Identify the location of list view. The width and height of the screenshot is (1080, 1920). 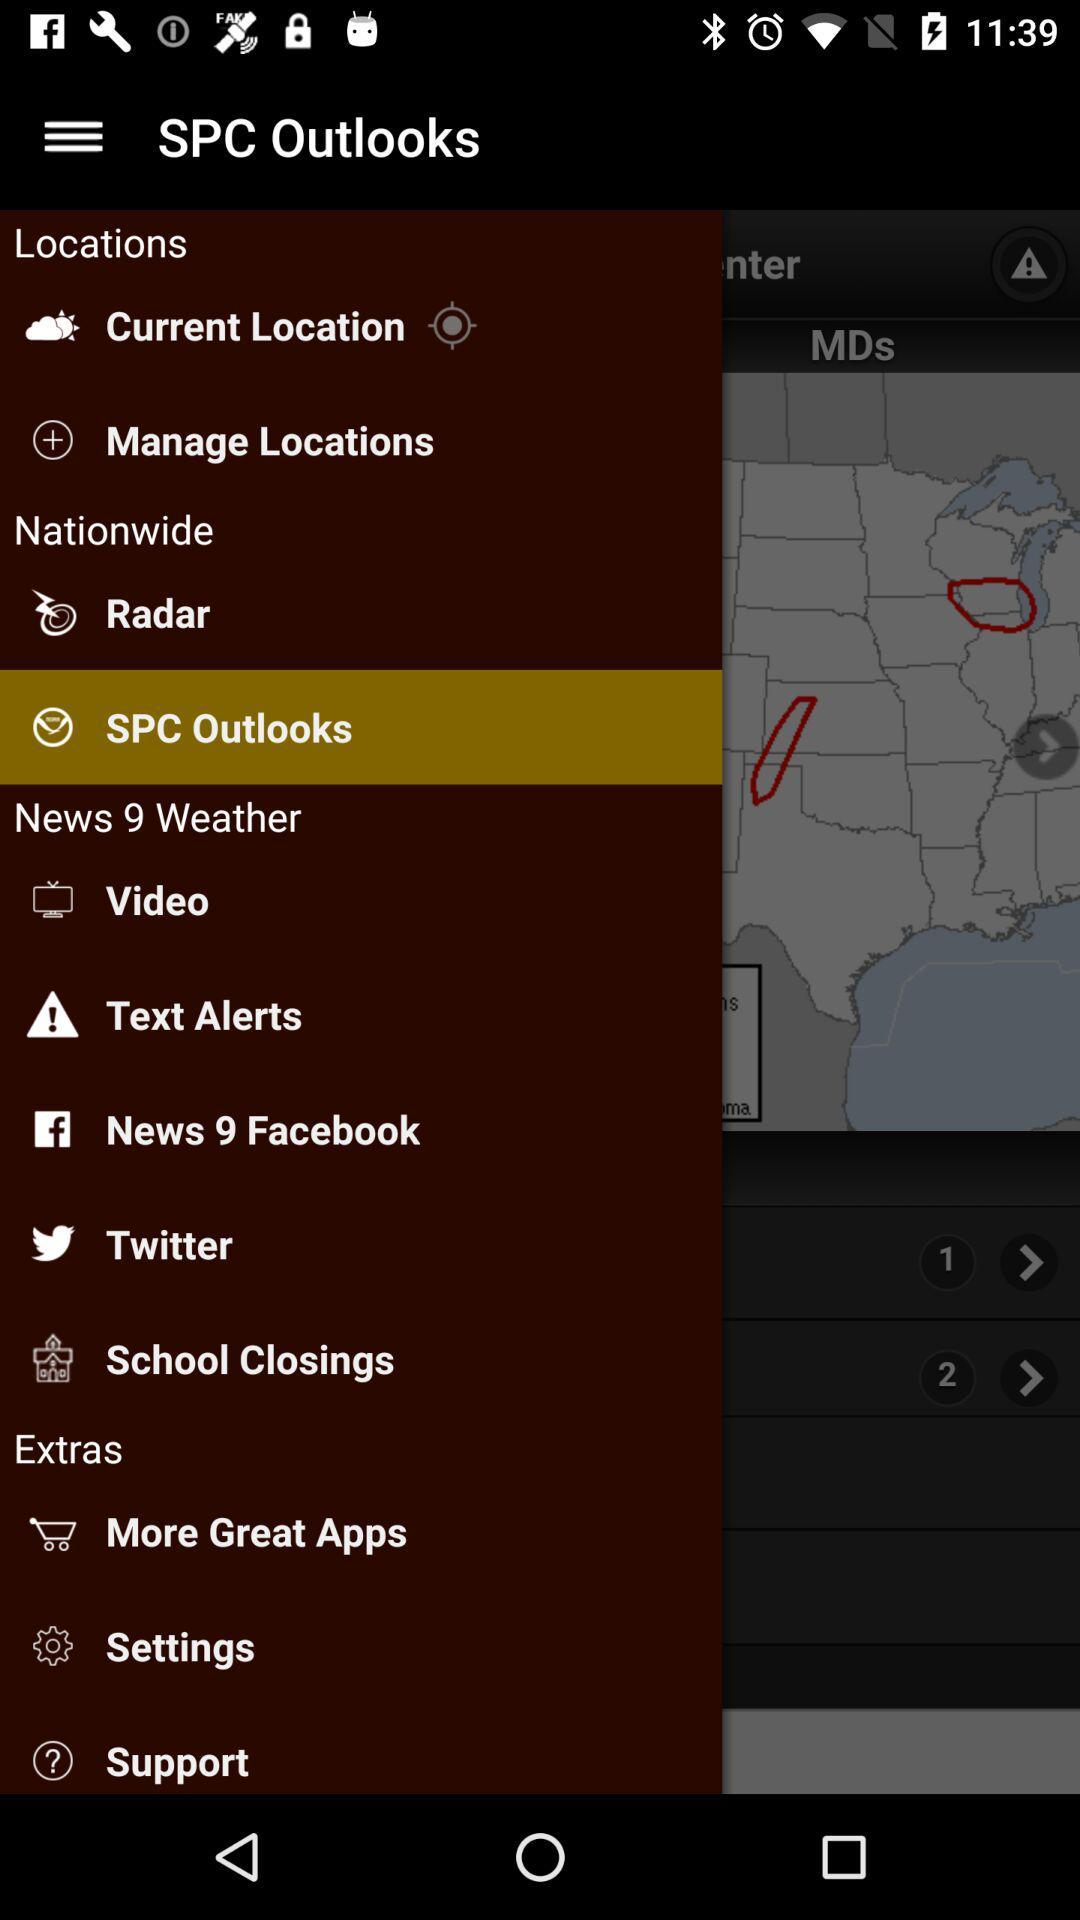
(72, 135).